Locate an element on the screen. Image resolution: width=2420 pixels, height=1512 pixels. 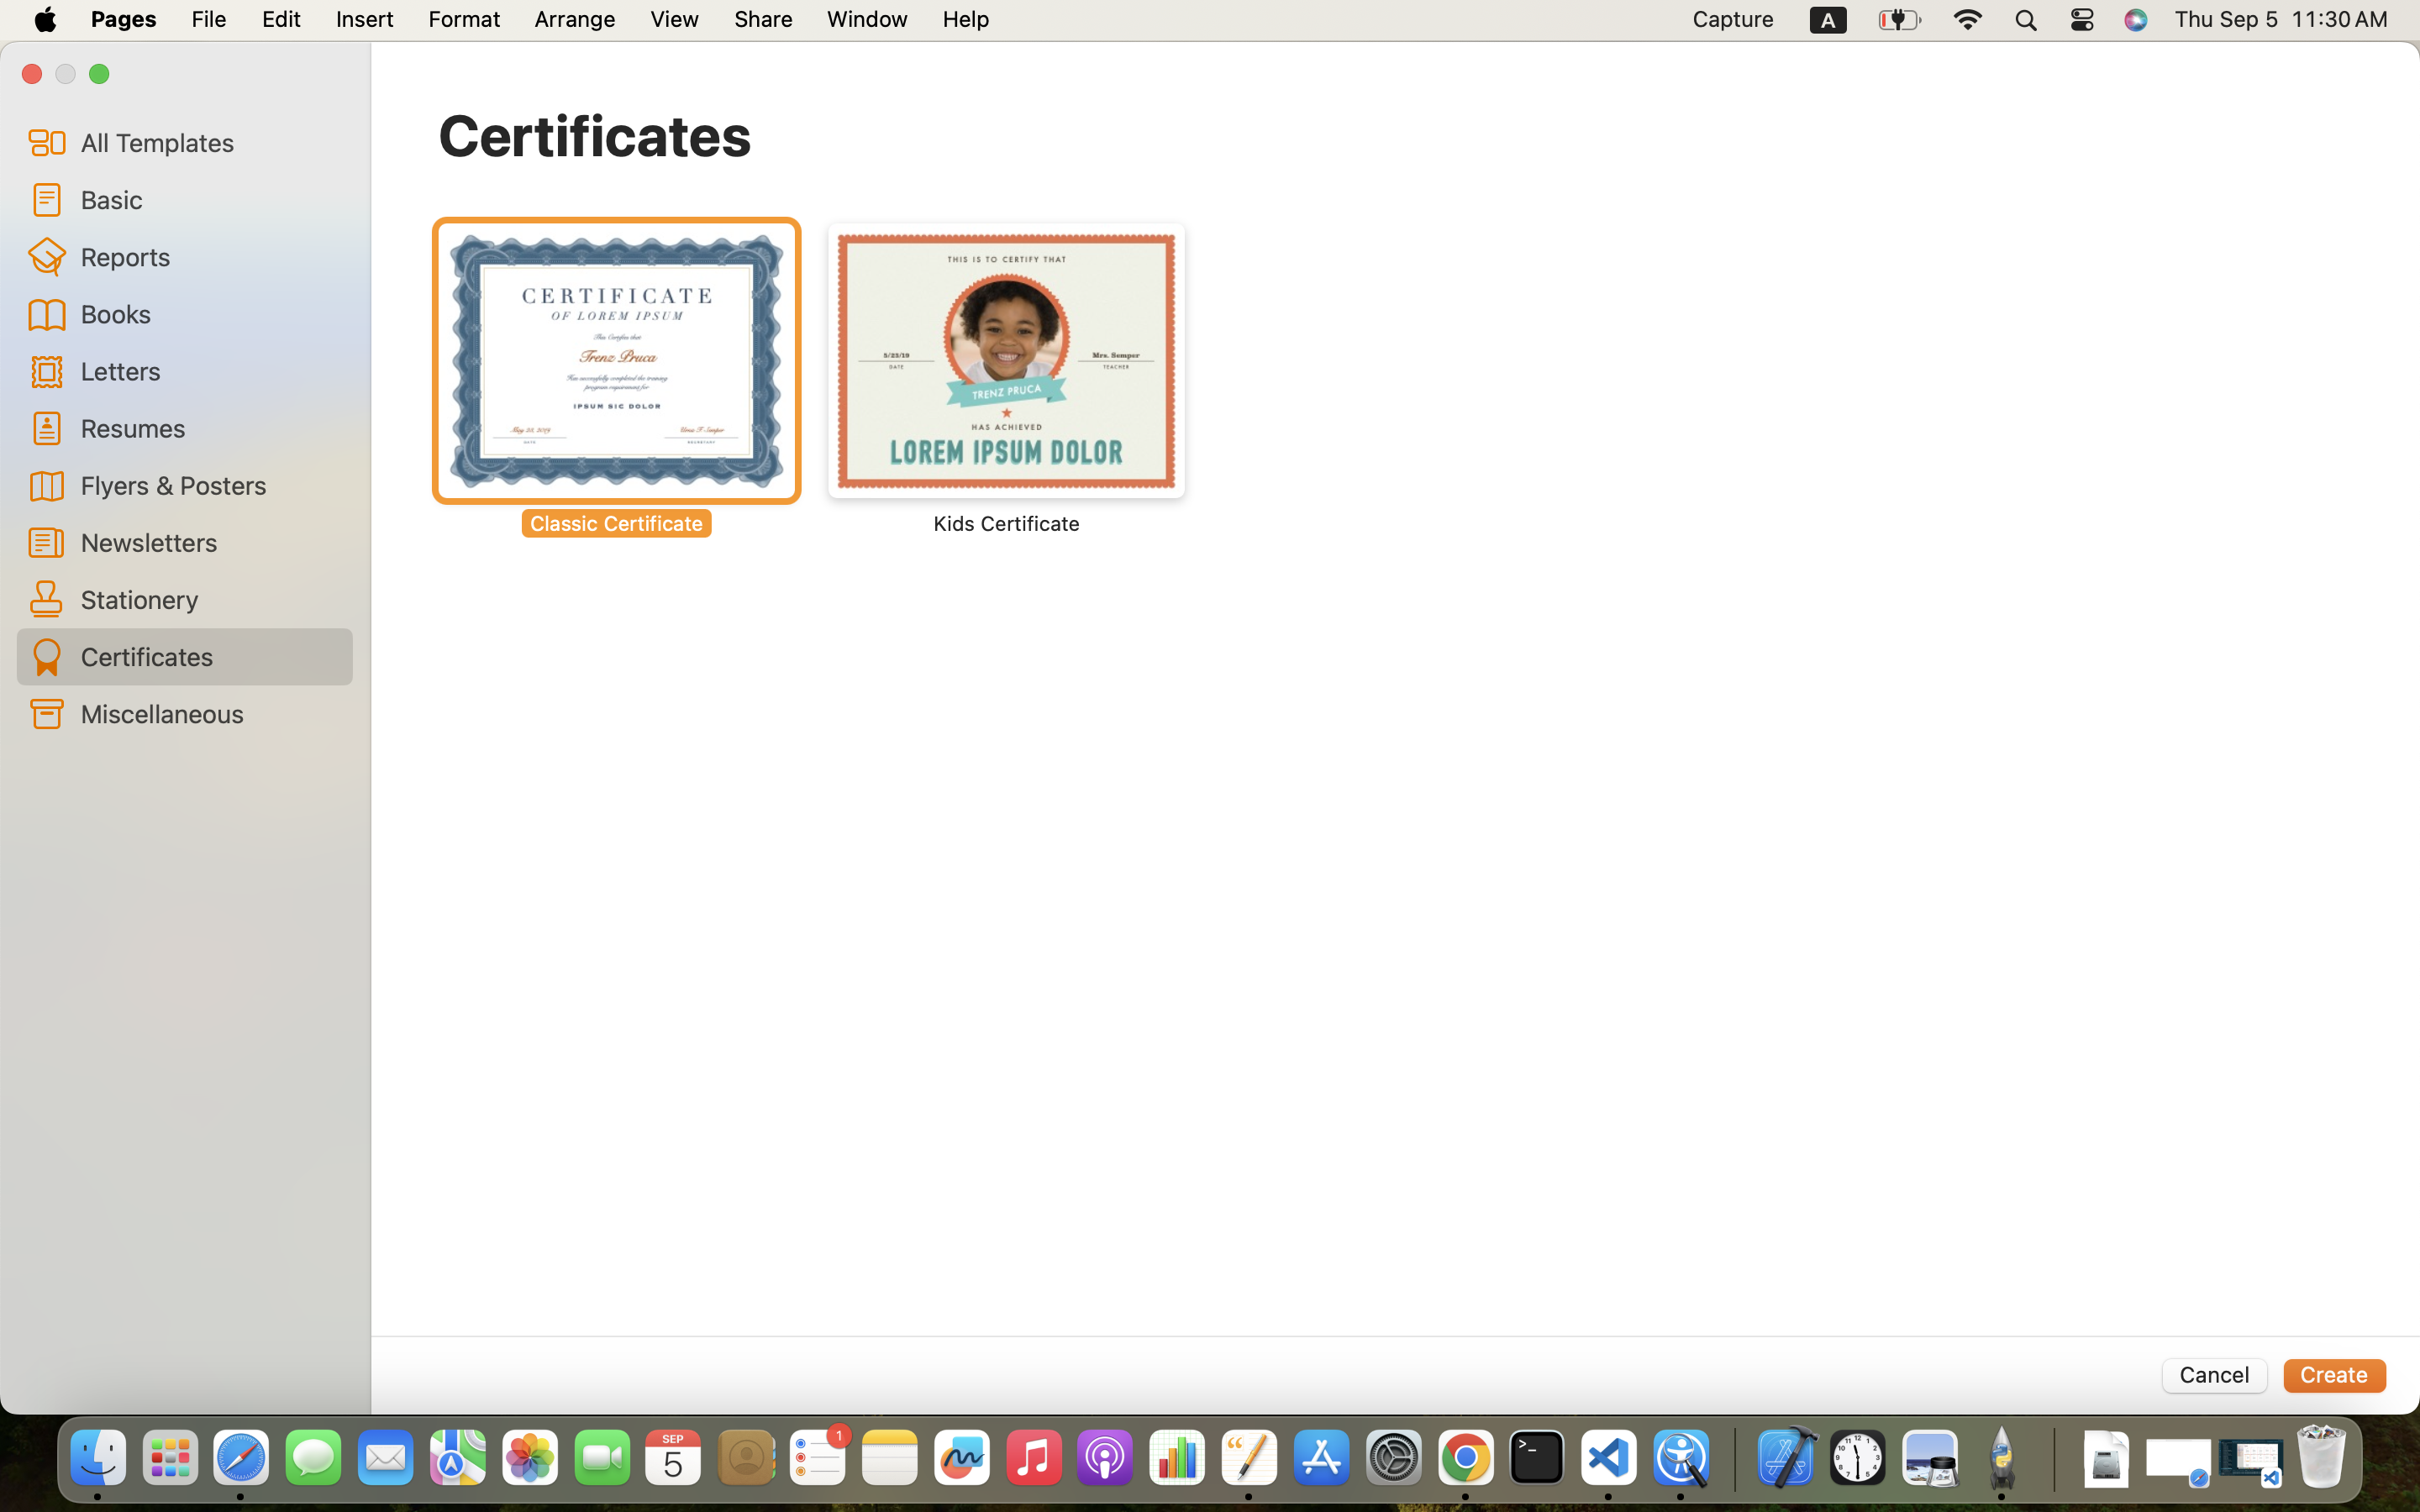
'Flyers & Posters' is located at coordinates (208, 483).